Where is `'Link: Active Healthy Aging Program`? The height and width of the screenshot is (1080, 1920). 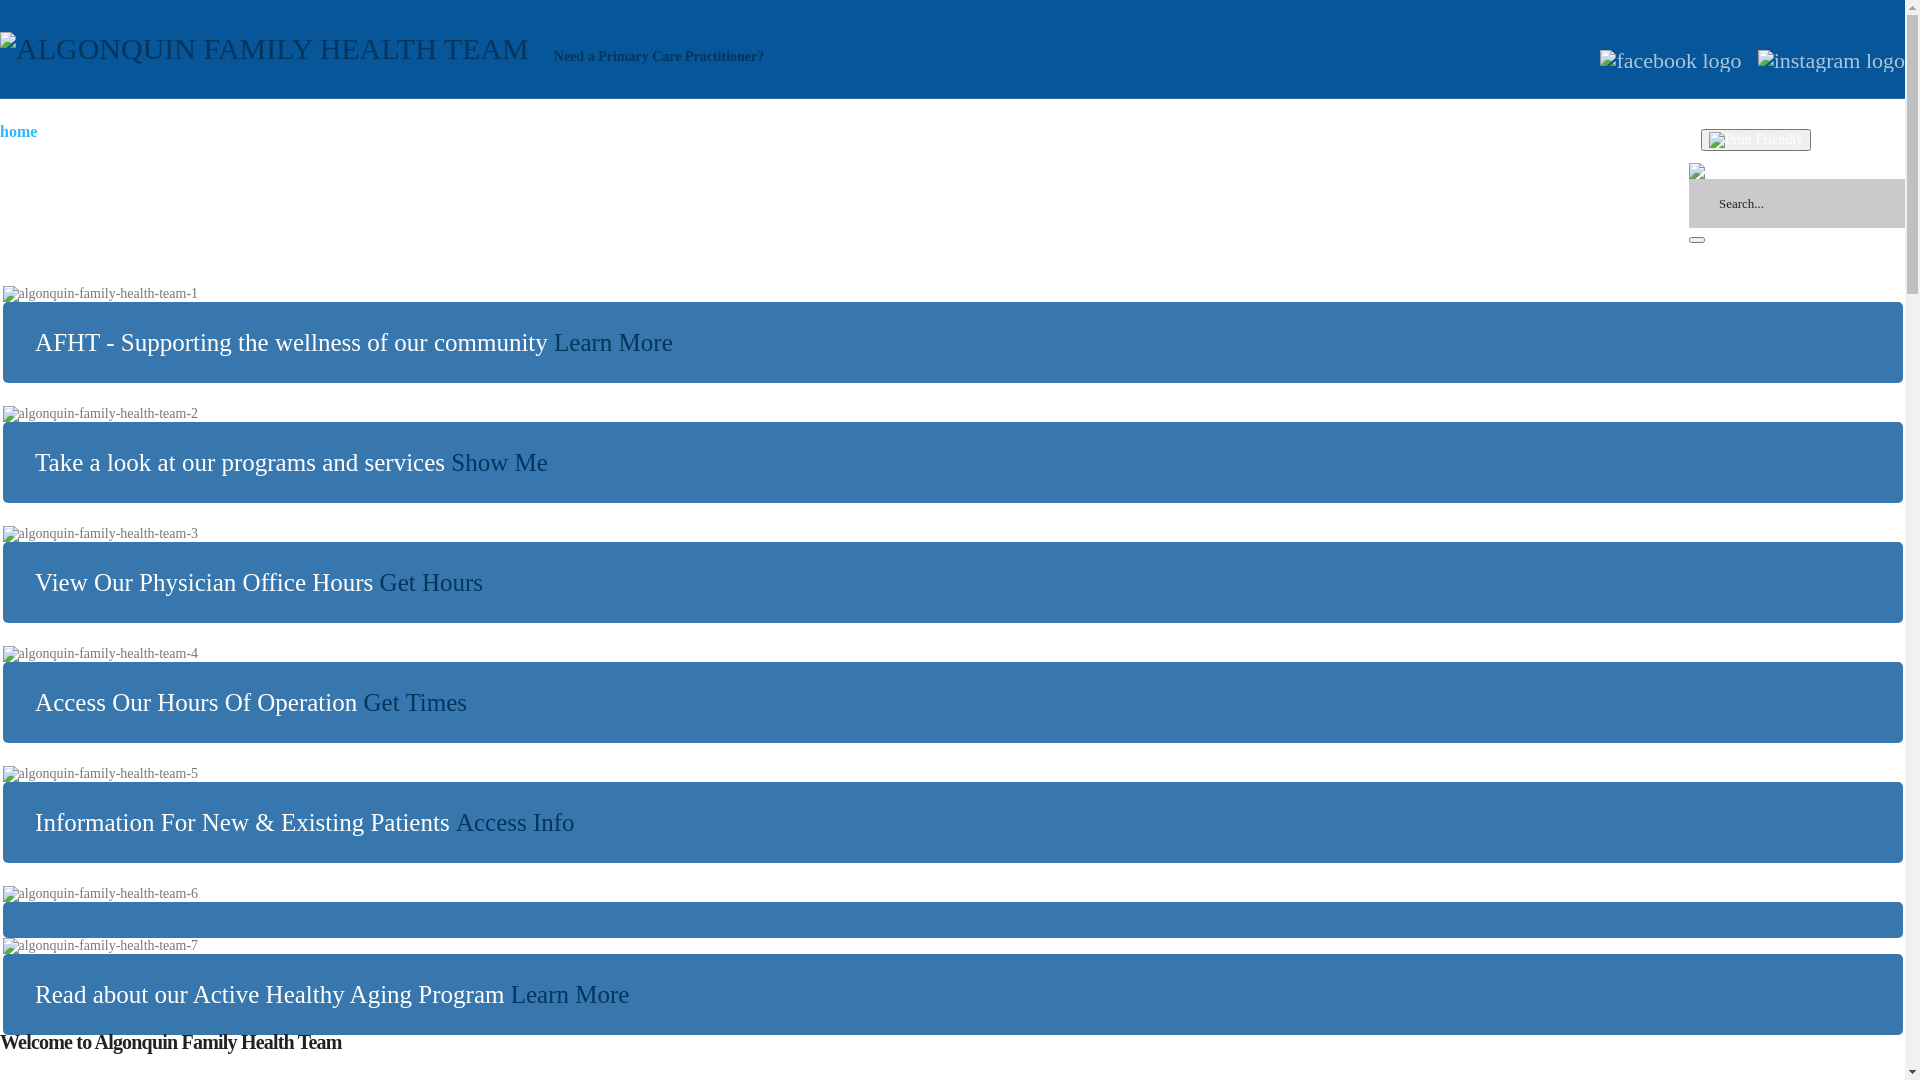 'Link: Active Healthy Aging Program is located at coordinates (569, 994).